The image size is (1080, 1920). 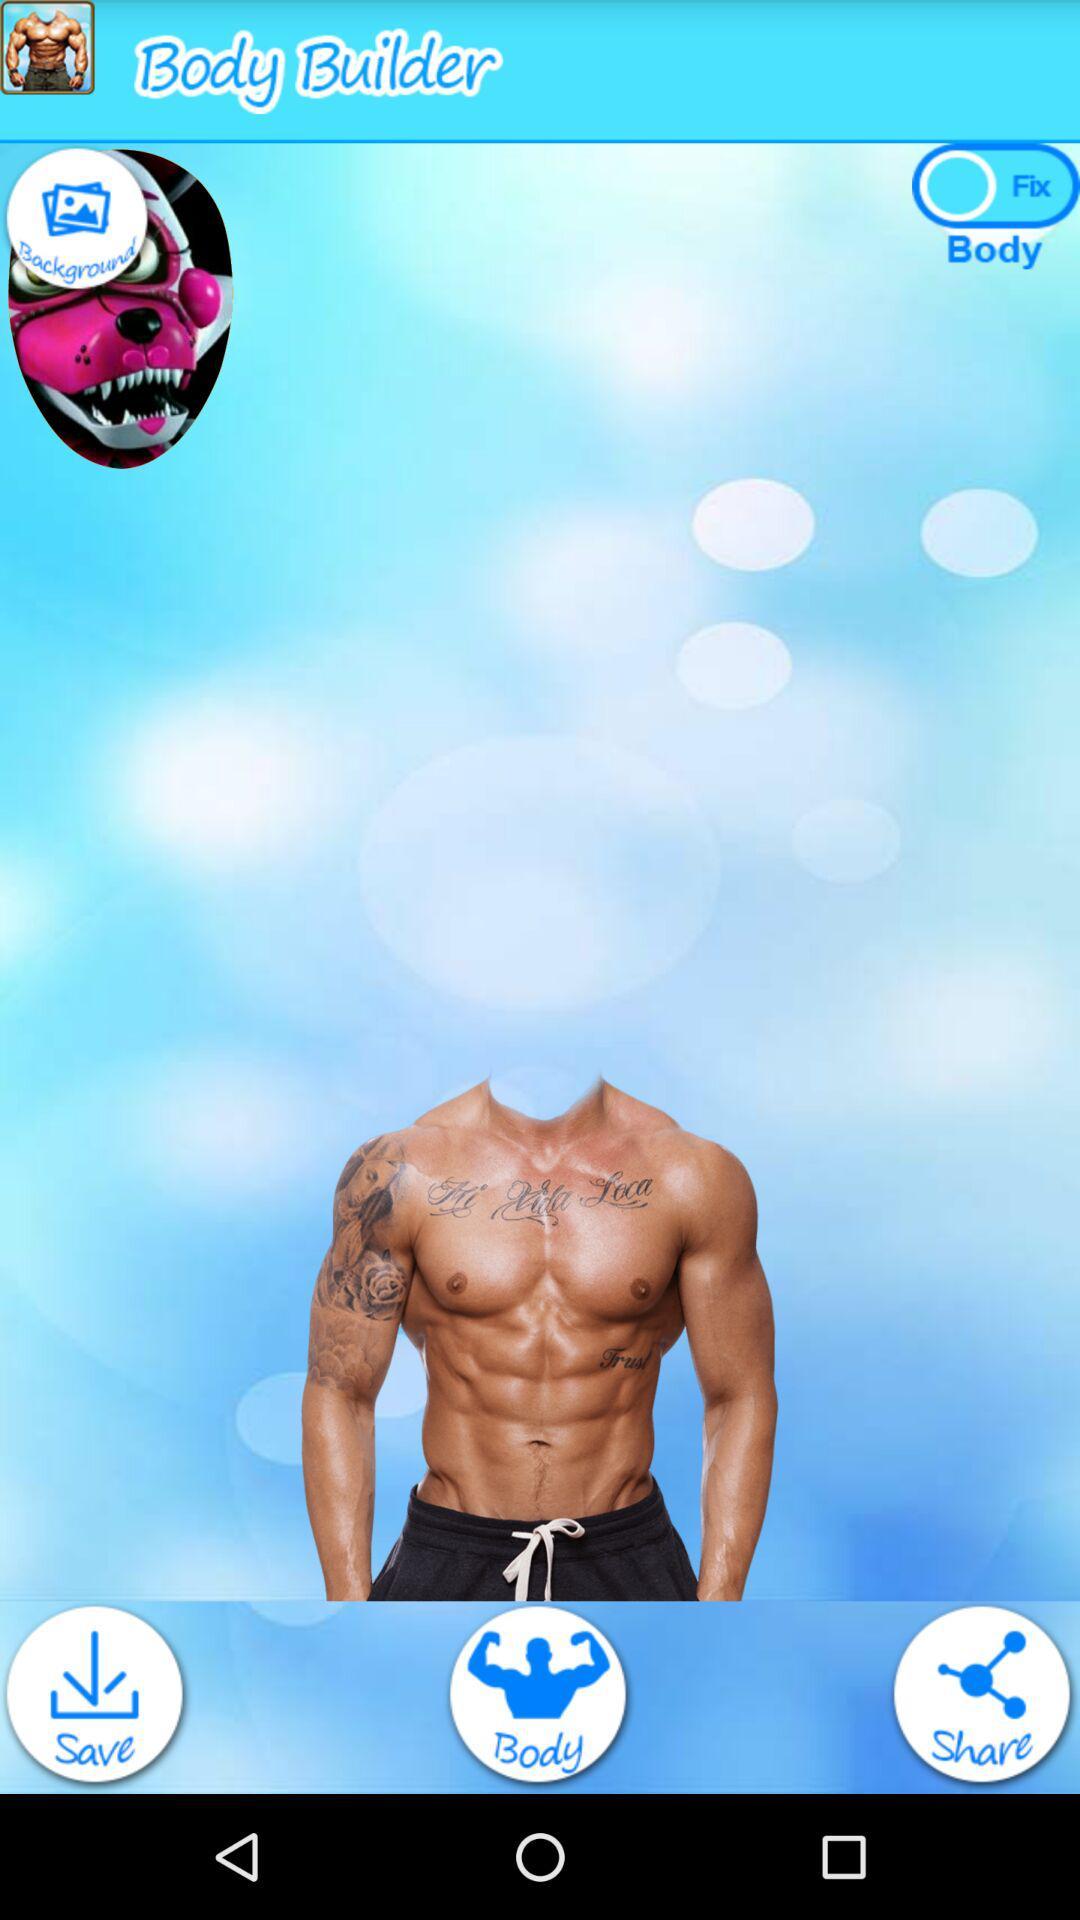 I want to click on the file_download icon, so click(x=96, y=1816).